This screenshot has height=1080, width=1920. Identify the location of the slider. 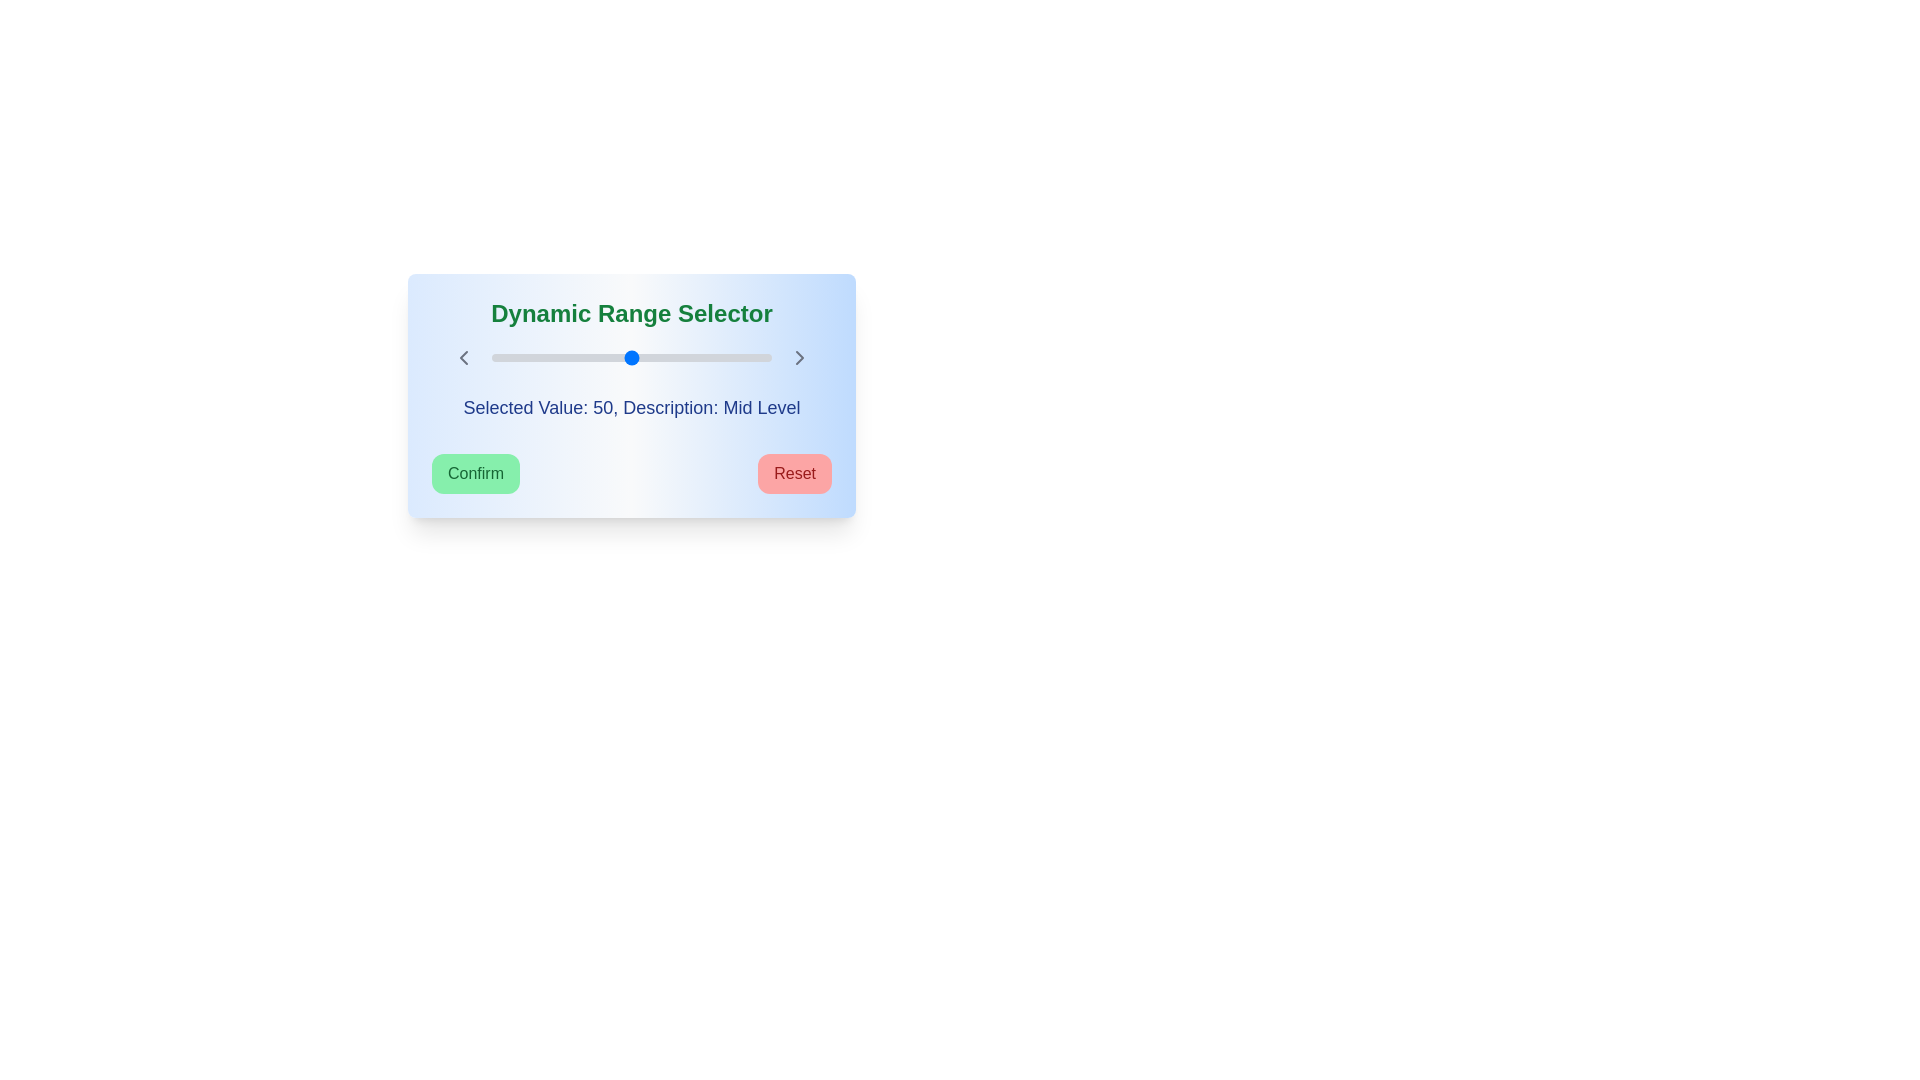
(726, 357).